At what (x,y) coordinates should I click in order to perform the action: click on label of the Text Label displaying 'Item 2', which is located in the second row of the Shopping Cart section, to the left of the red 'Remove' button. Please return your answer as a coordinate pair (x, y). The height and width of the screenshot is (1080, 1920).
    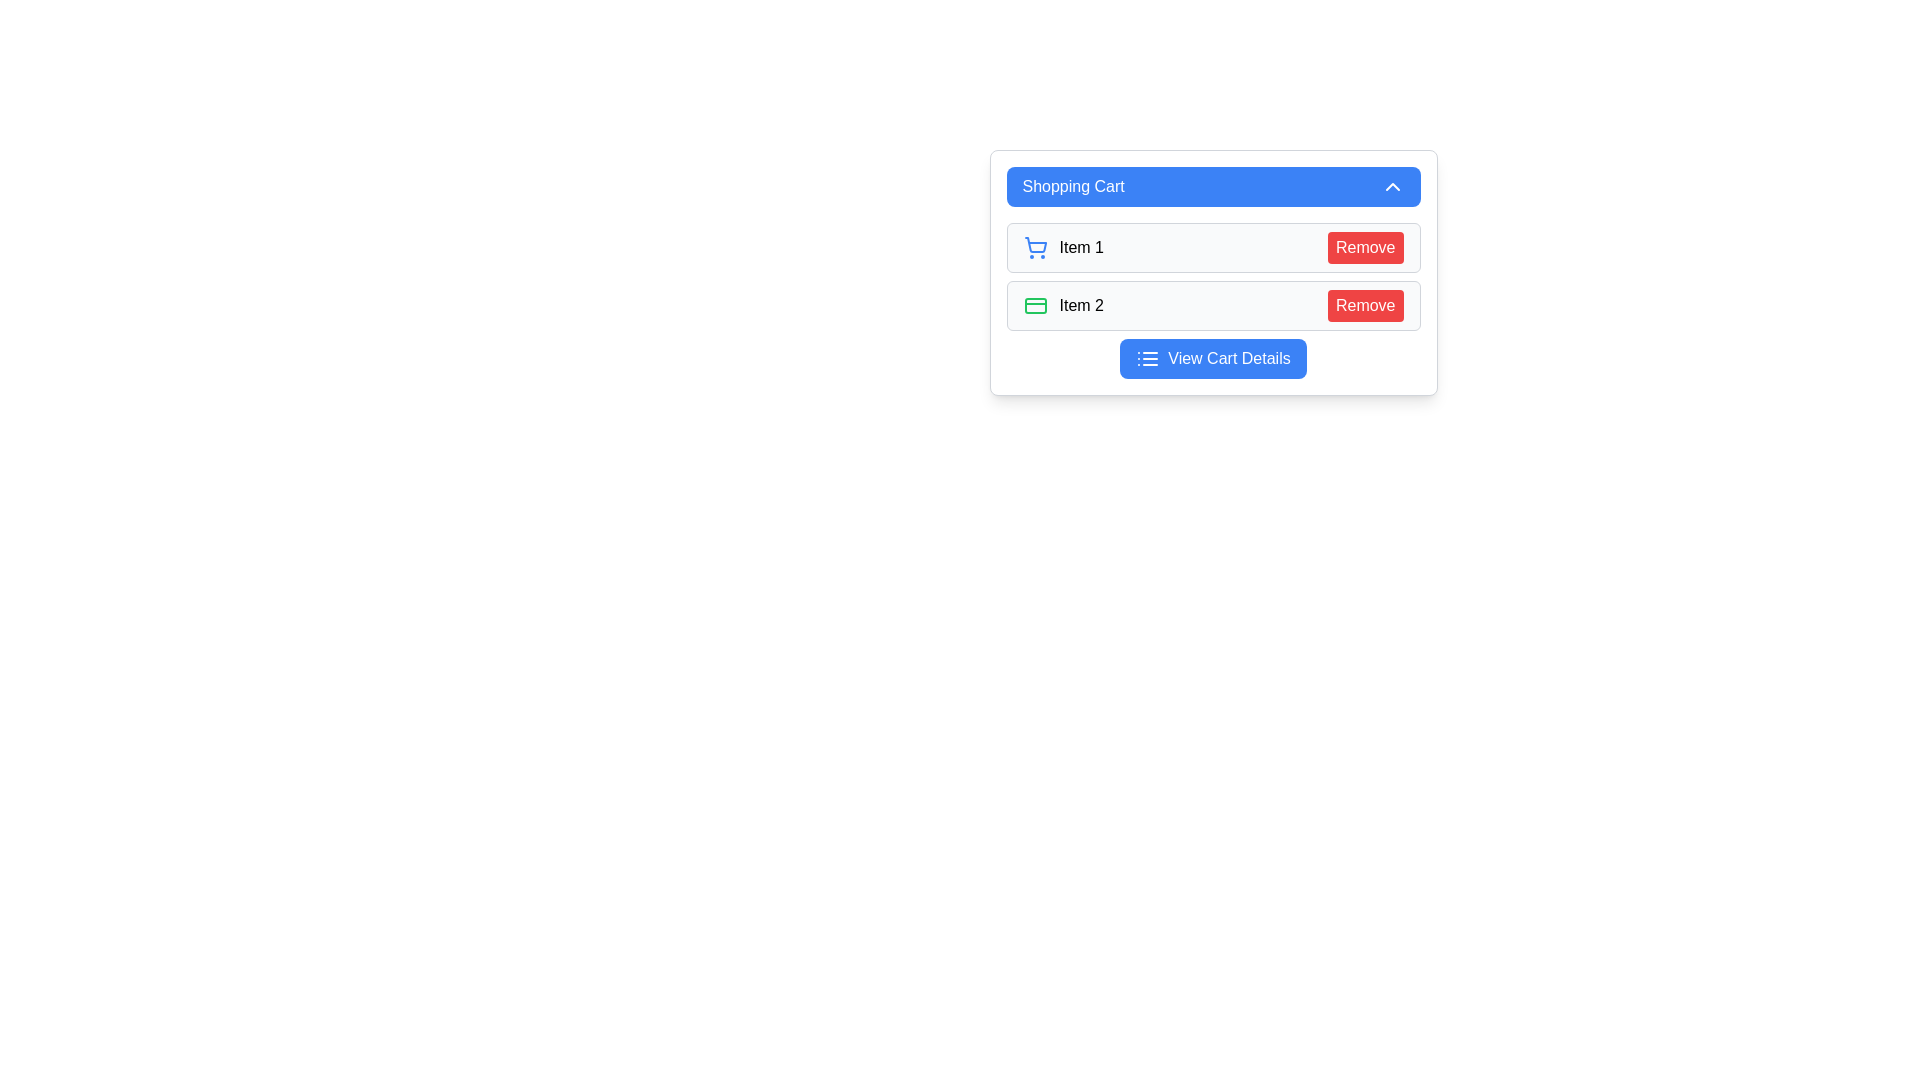
    Looking at the image, I should click on (1062, 305).